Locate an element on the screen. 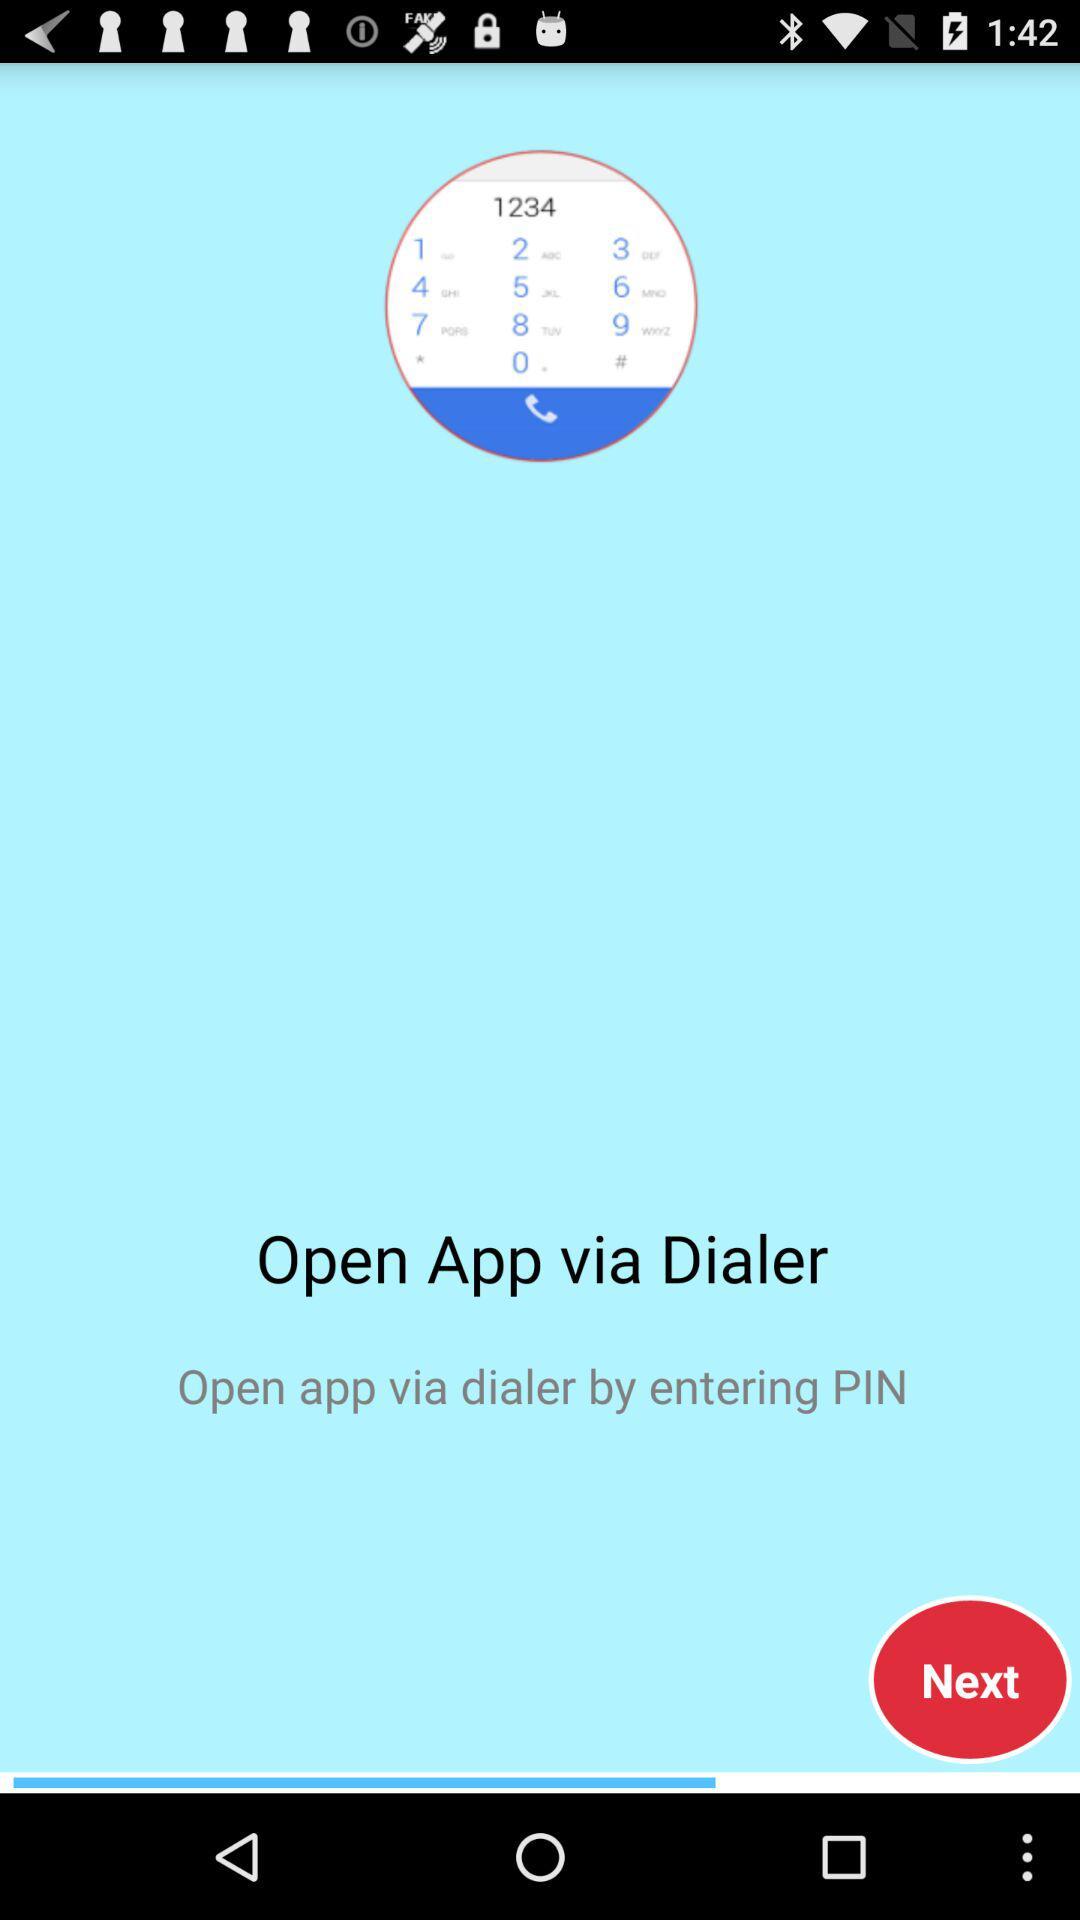 The width and height of the screenshot is (1080, 1920). the icon below open app via is located at coordinates (969, 1679).